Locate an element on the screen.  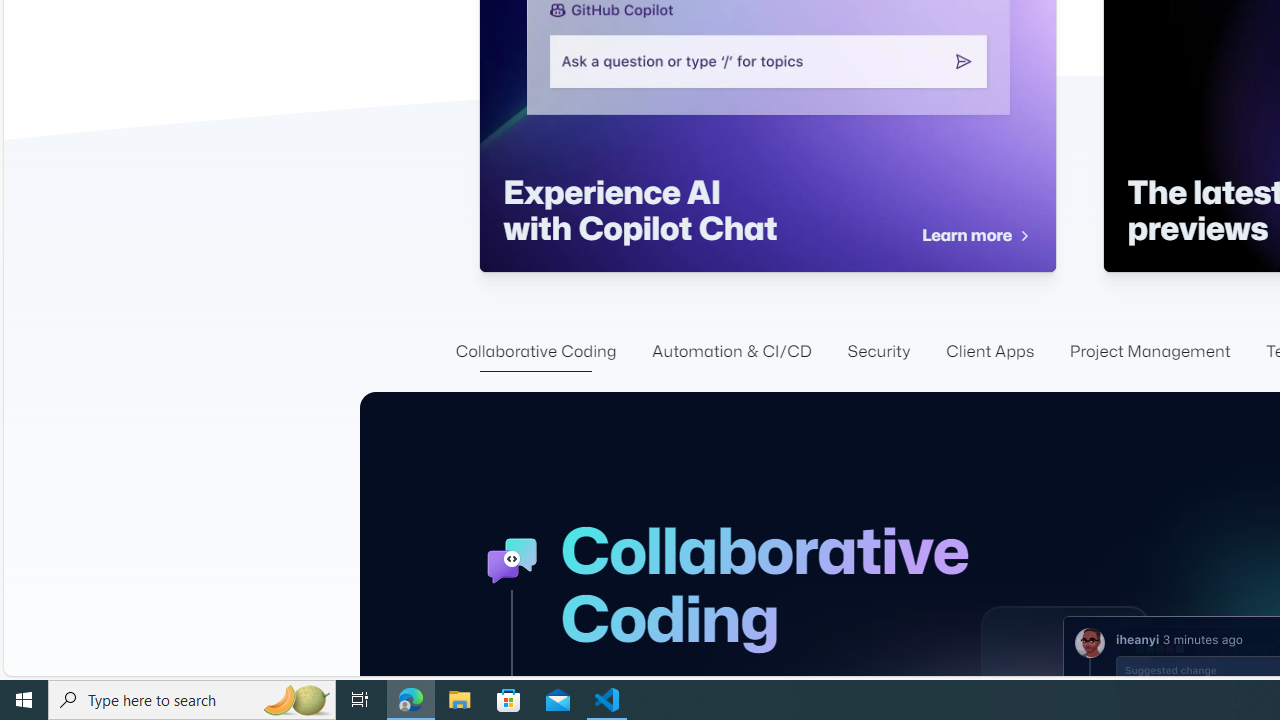
'Project Management' is located at coordinates (1150, 351).